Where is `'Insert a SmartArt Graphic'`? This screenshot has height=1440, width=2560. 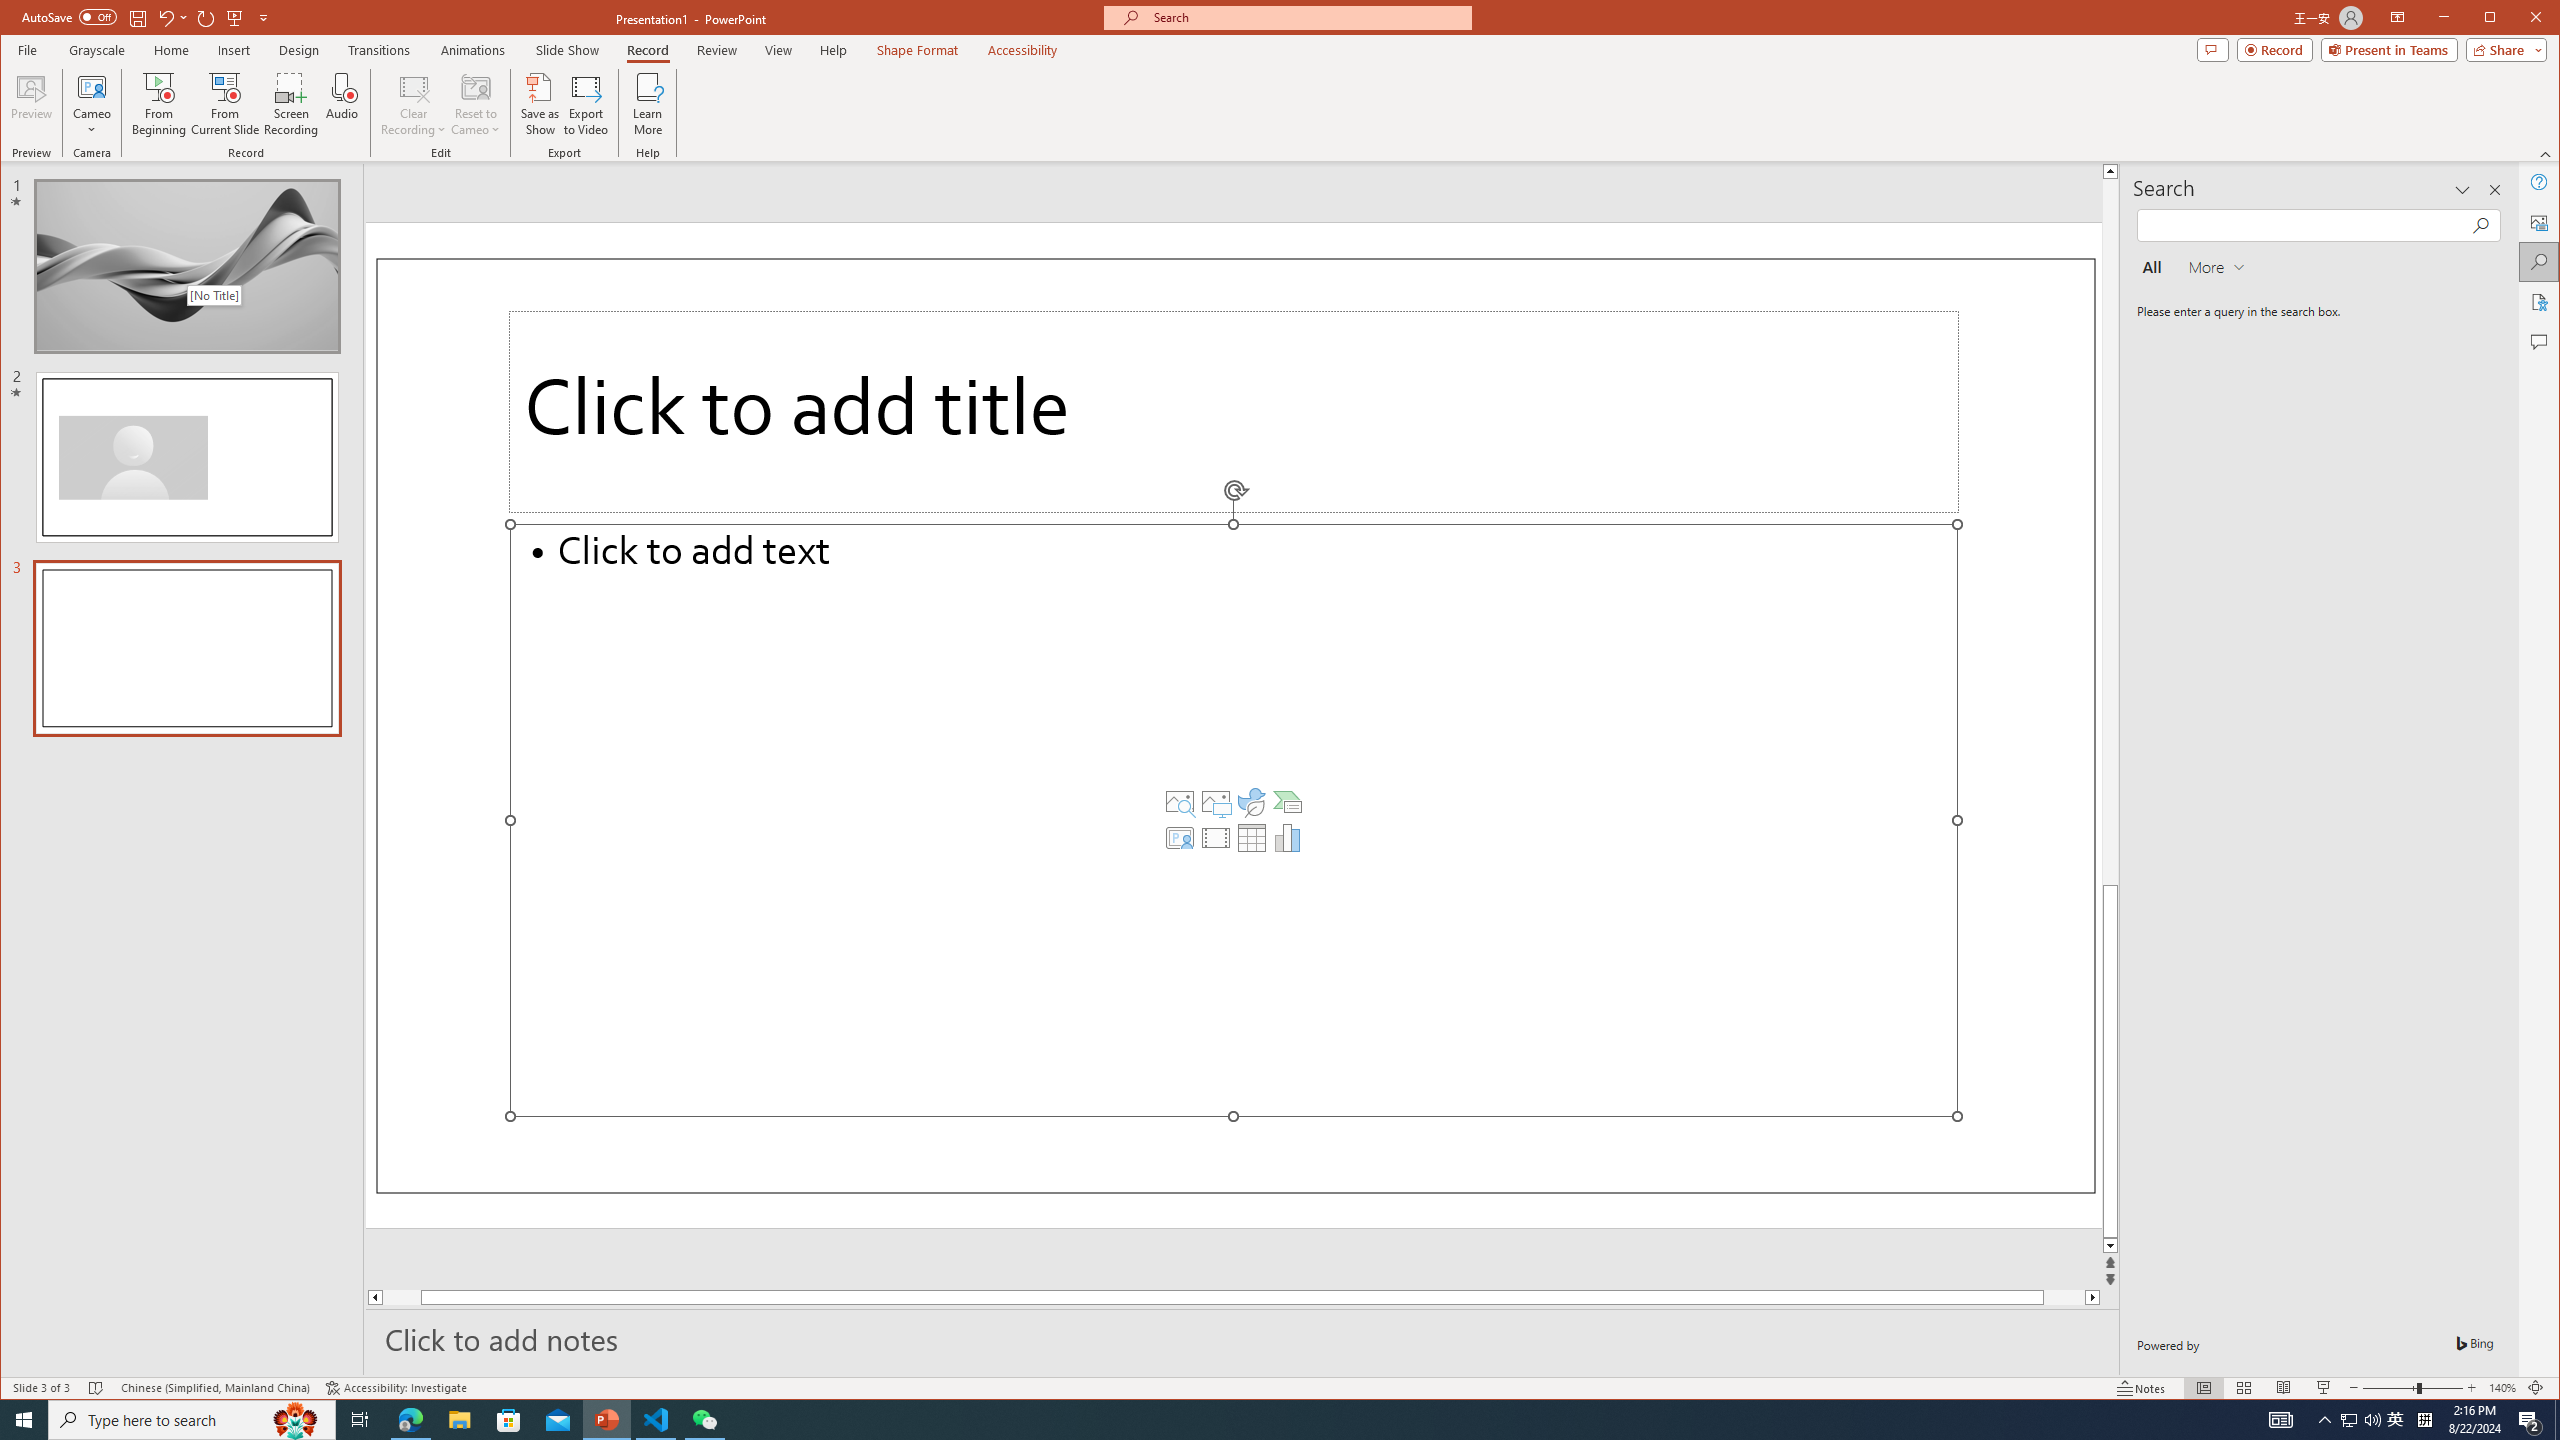 'Insert a SmartArt Graphic' is located at coordinates (1287, 801).